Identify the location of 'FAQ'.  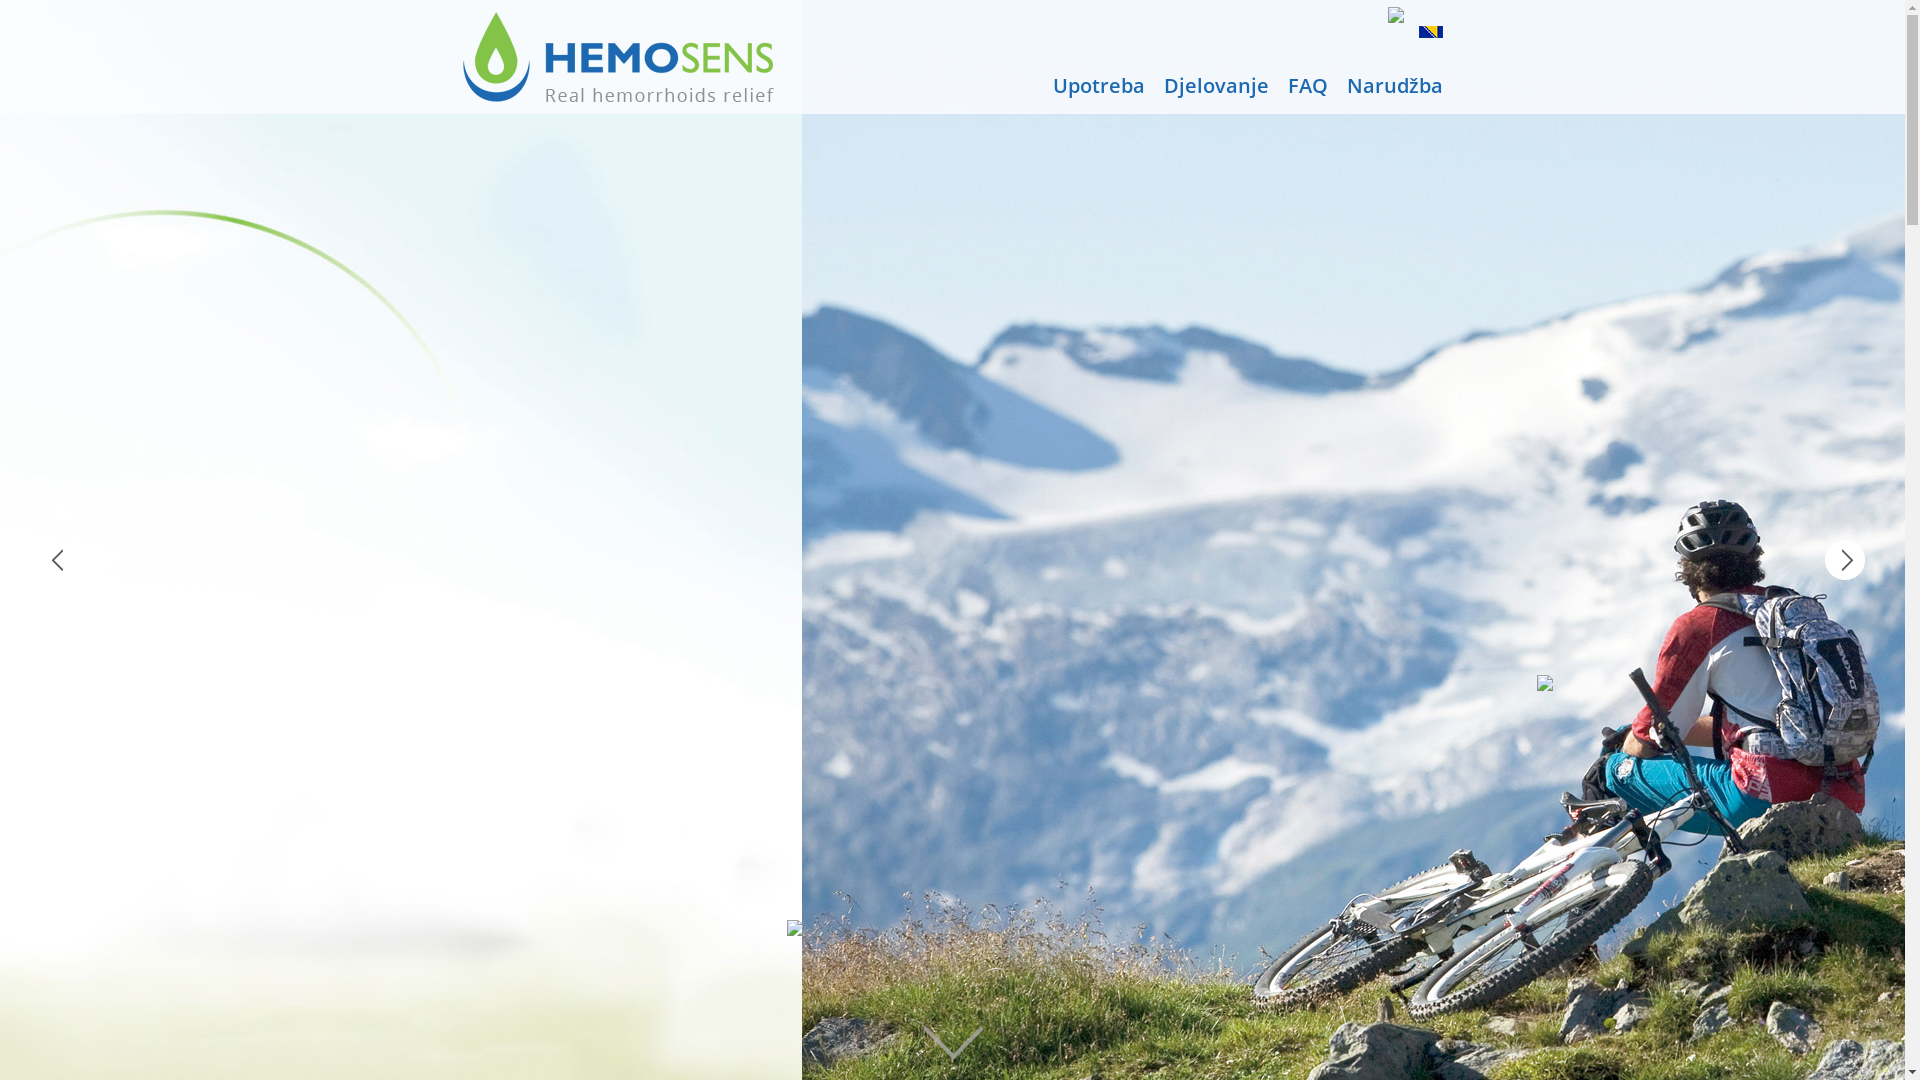
(1307, 84).